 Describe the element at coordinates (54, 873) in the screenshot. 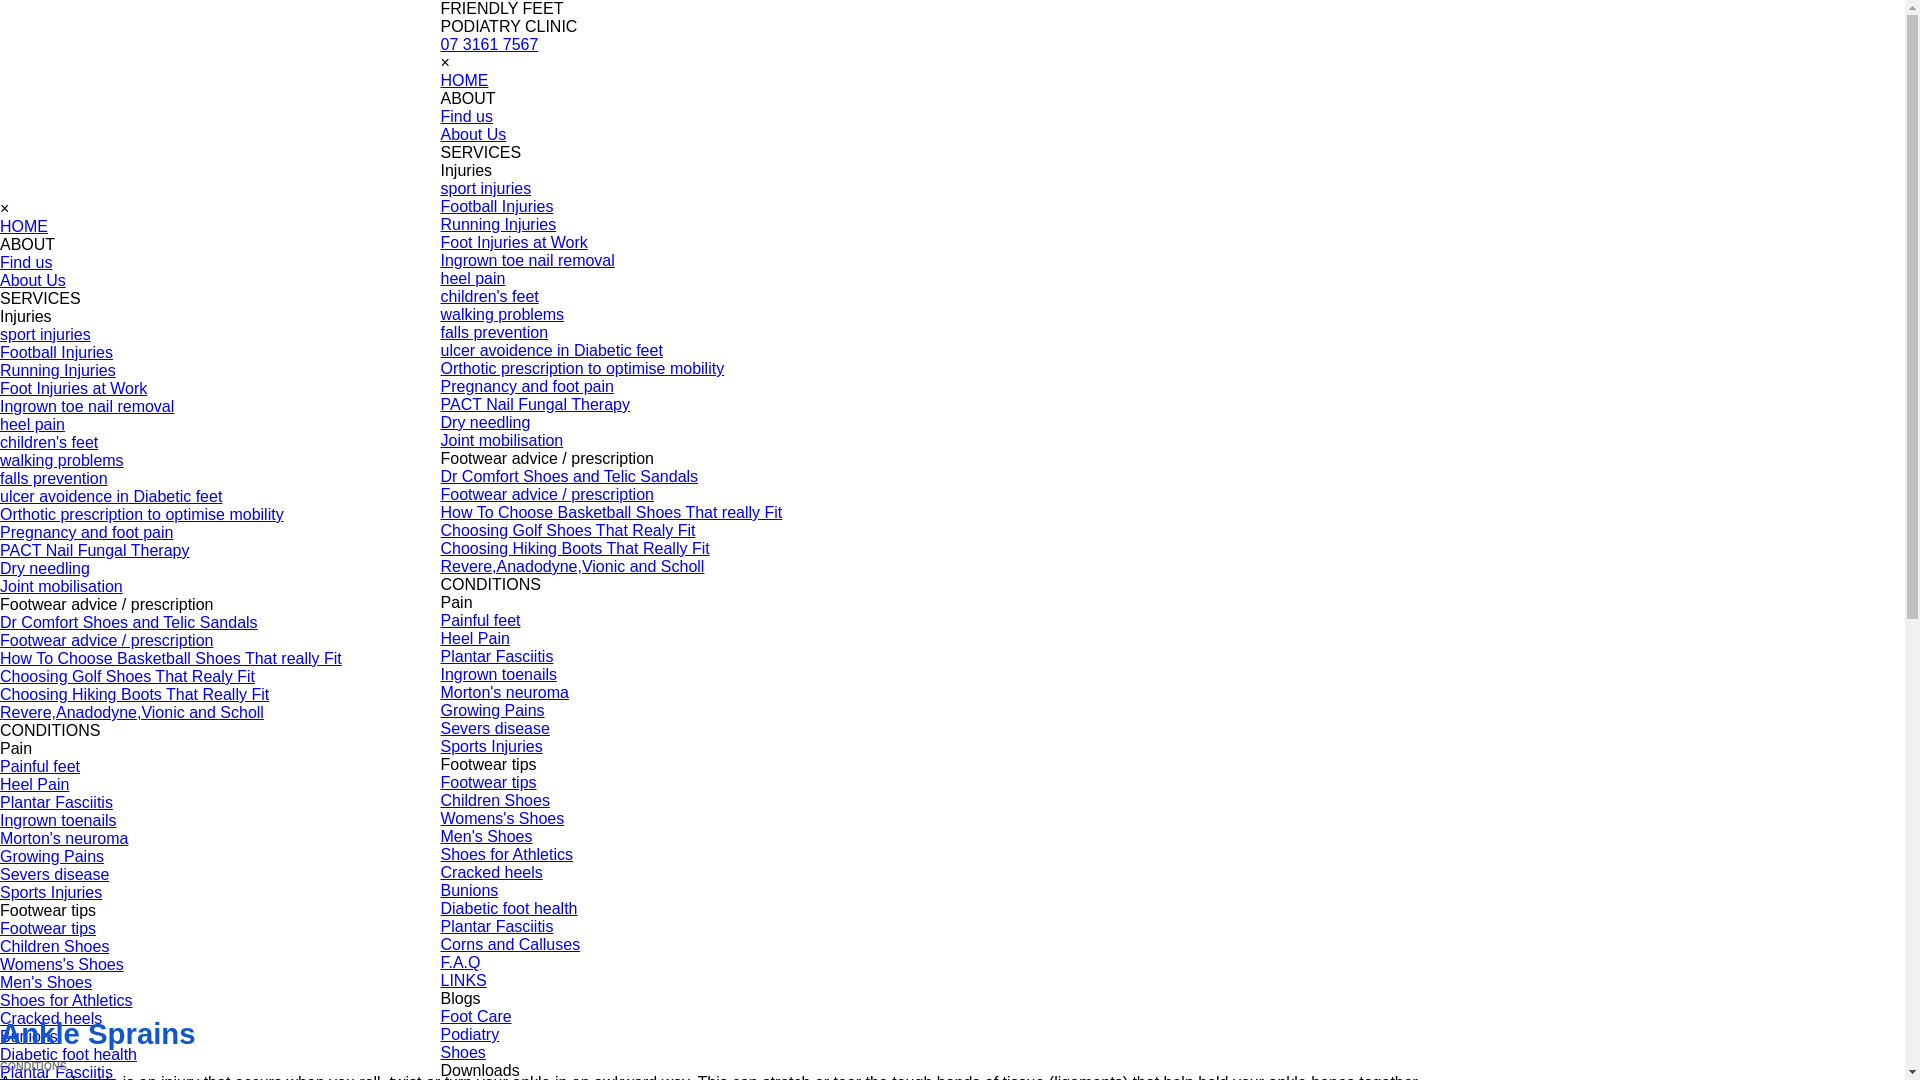

I see `'Severs disease'` at that location.